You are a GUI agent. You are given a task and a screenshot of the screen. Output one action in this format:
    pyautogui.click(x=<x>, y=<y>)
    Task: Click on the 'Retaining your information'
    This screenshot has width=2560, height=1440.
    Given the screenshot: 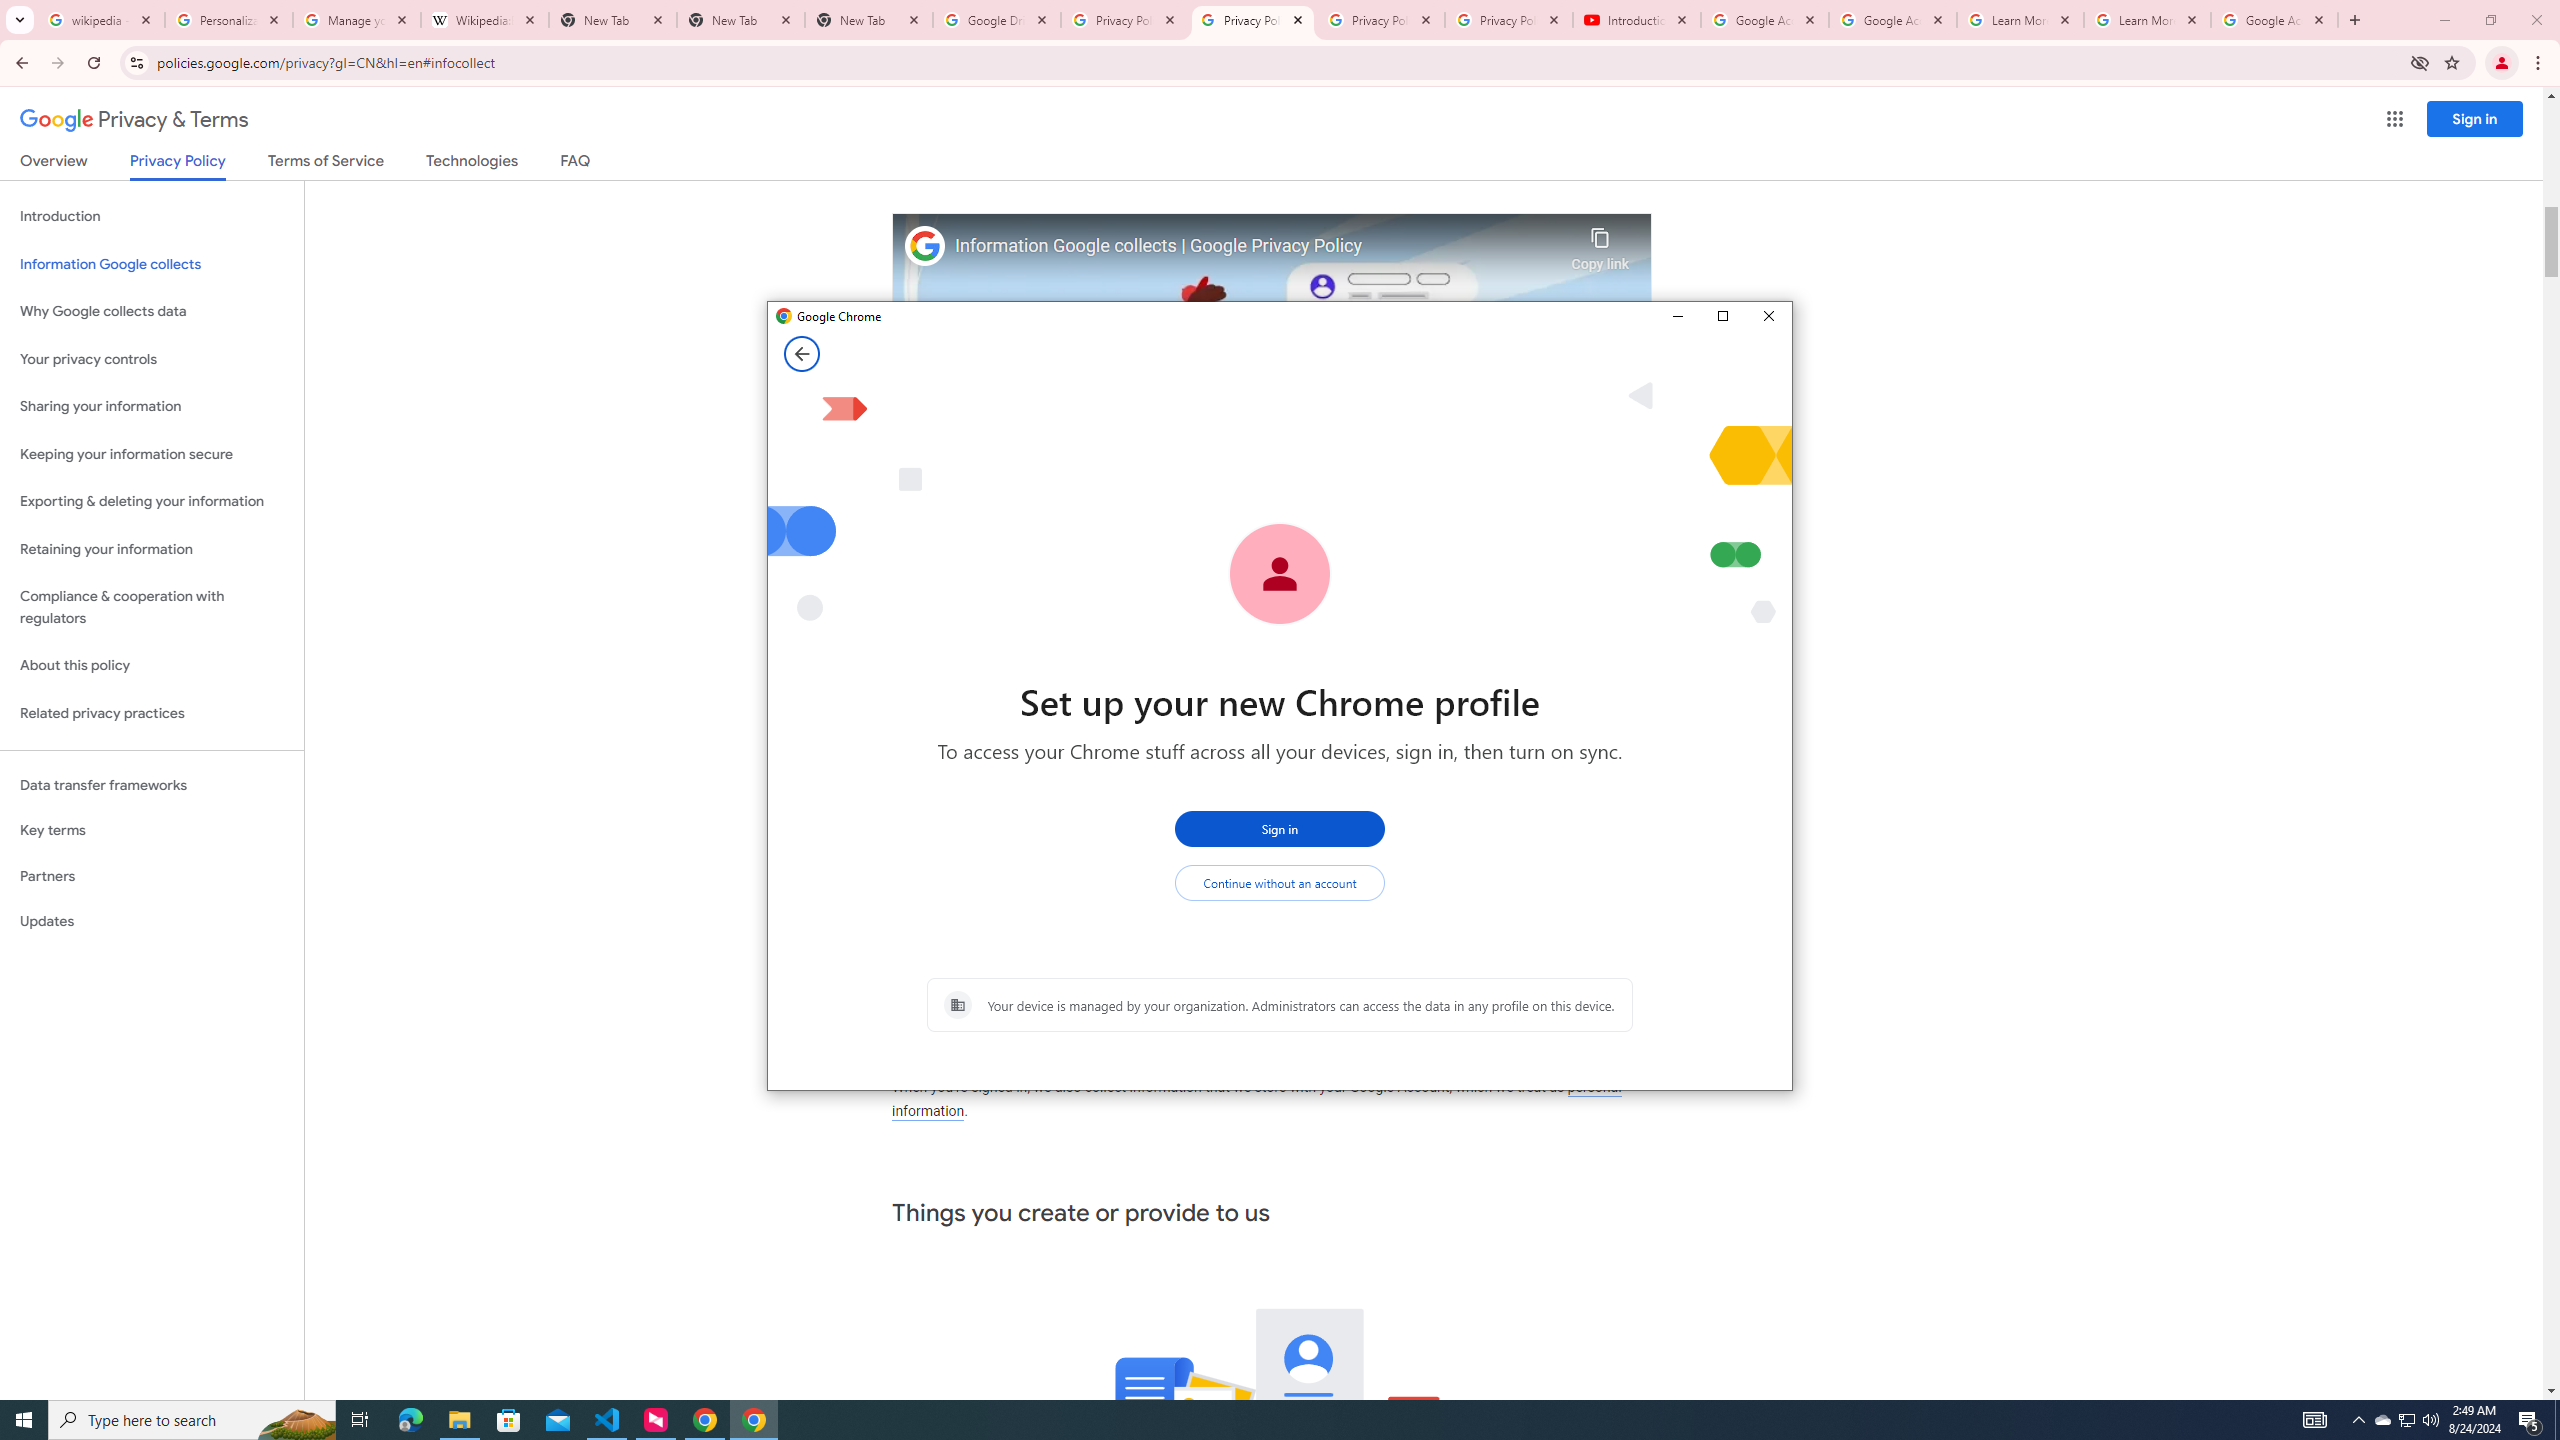 What is the action you would take?
    pyautogui.click(x=151, y=549)
    